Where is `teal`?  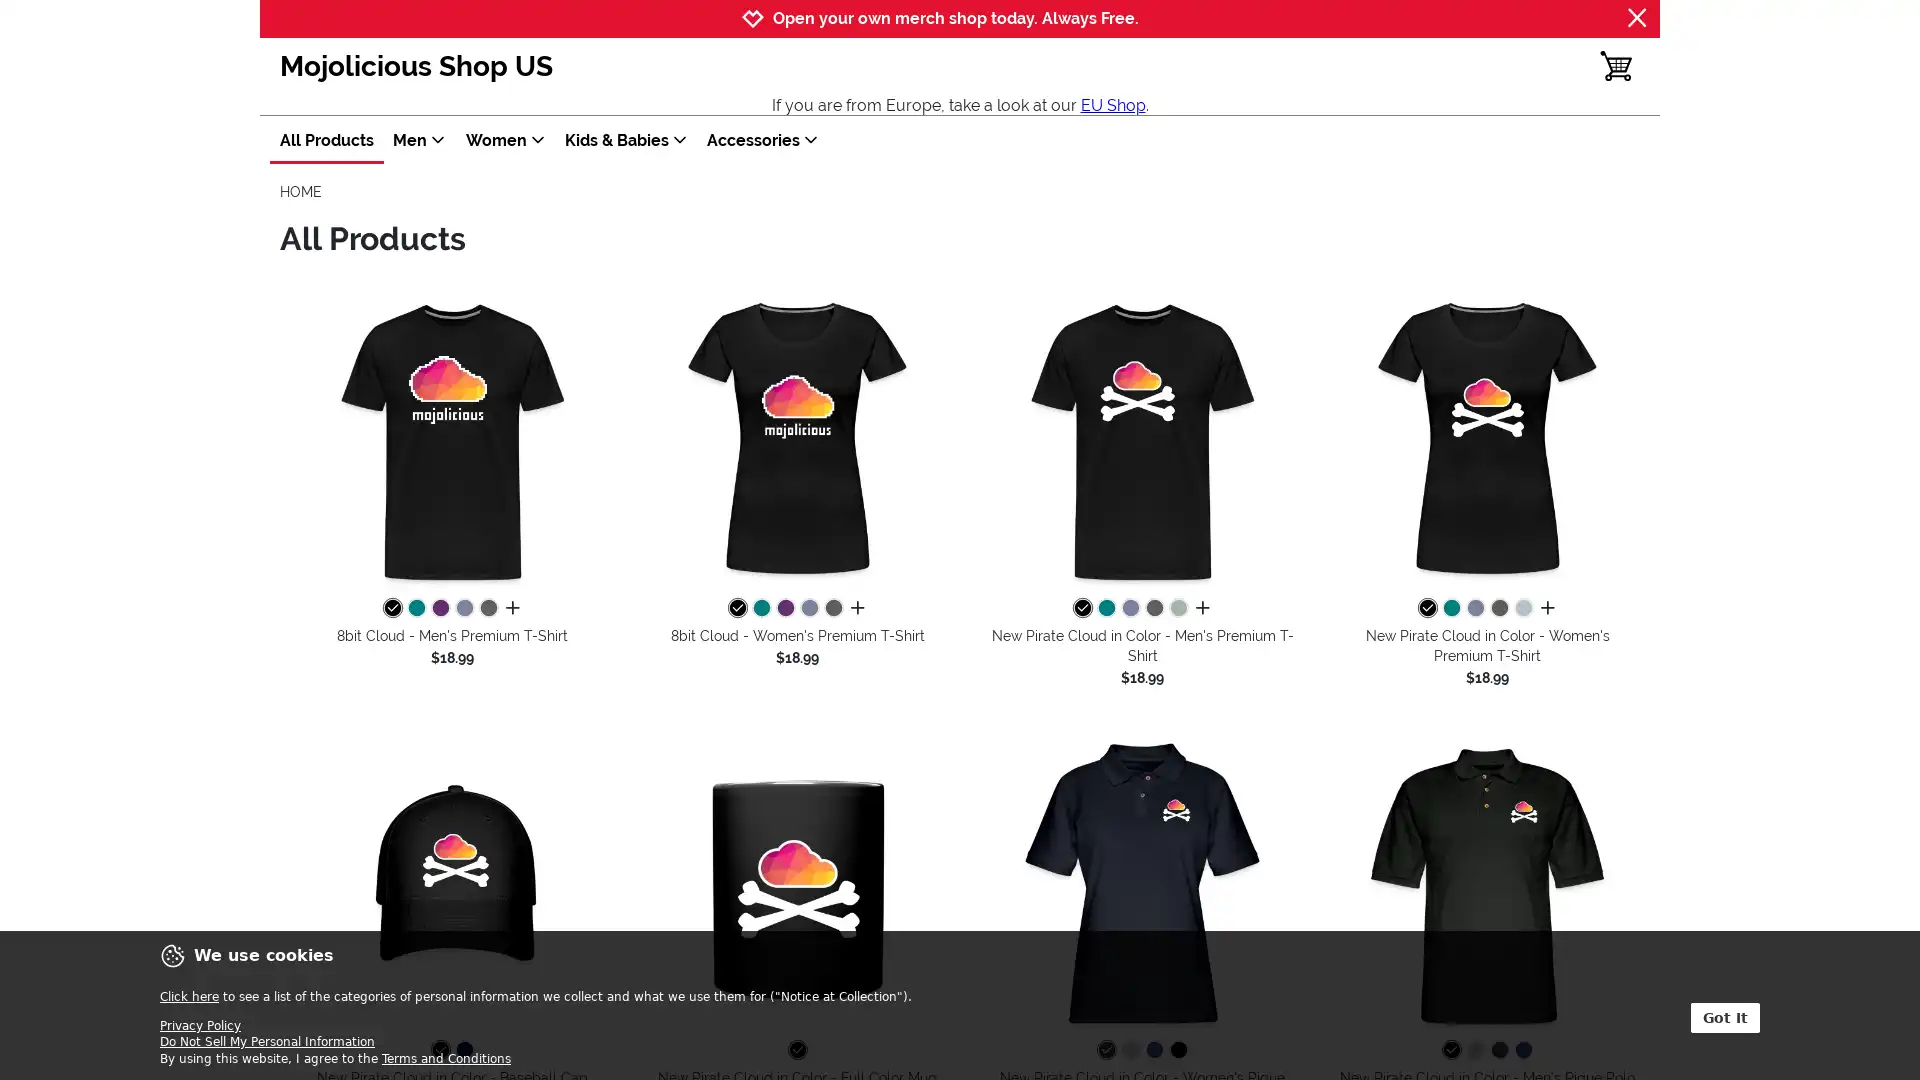
teal is located at coordinates (760, 608).